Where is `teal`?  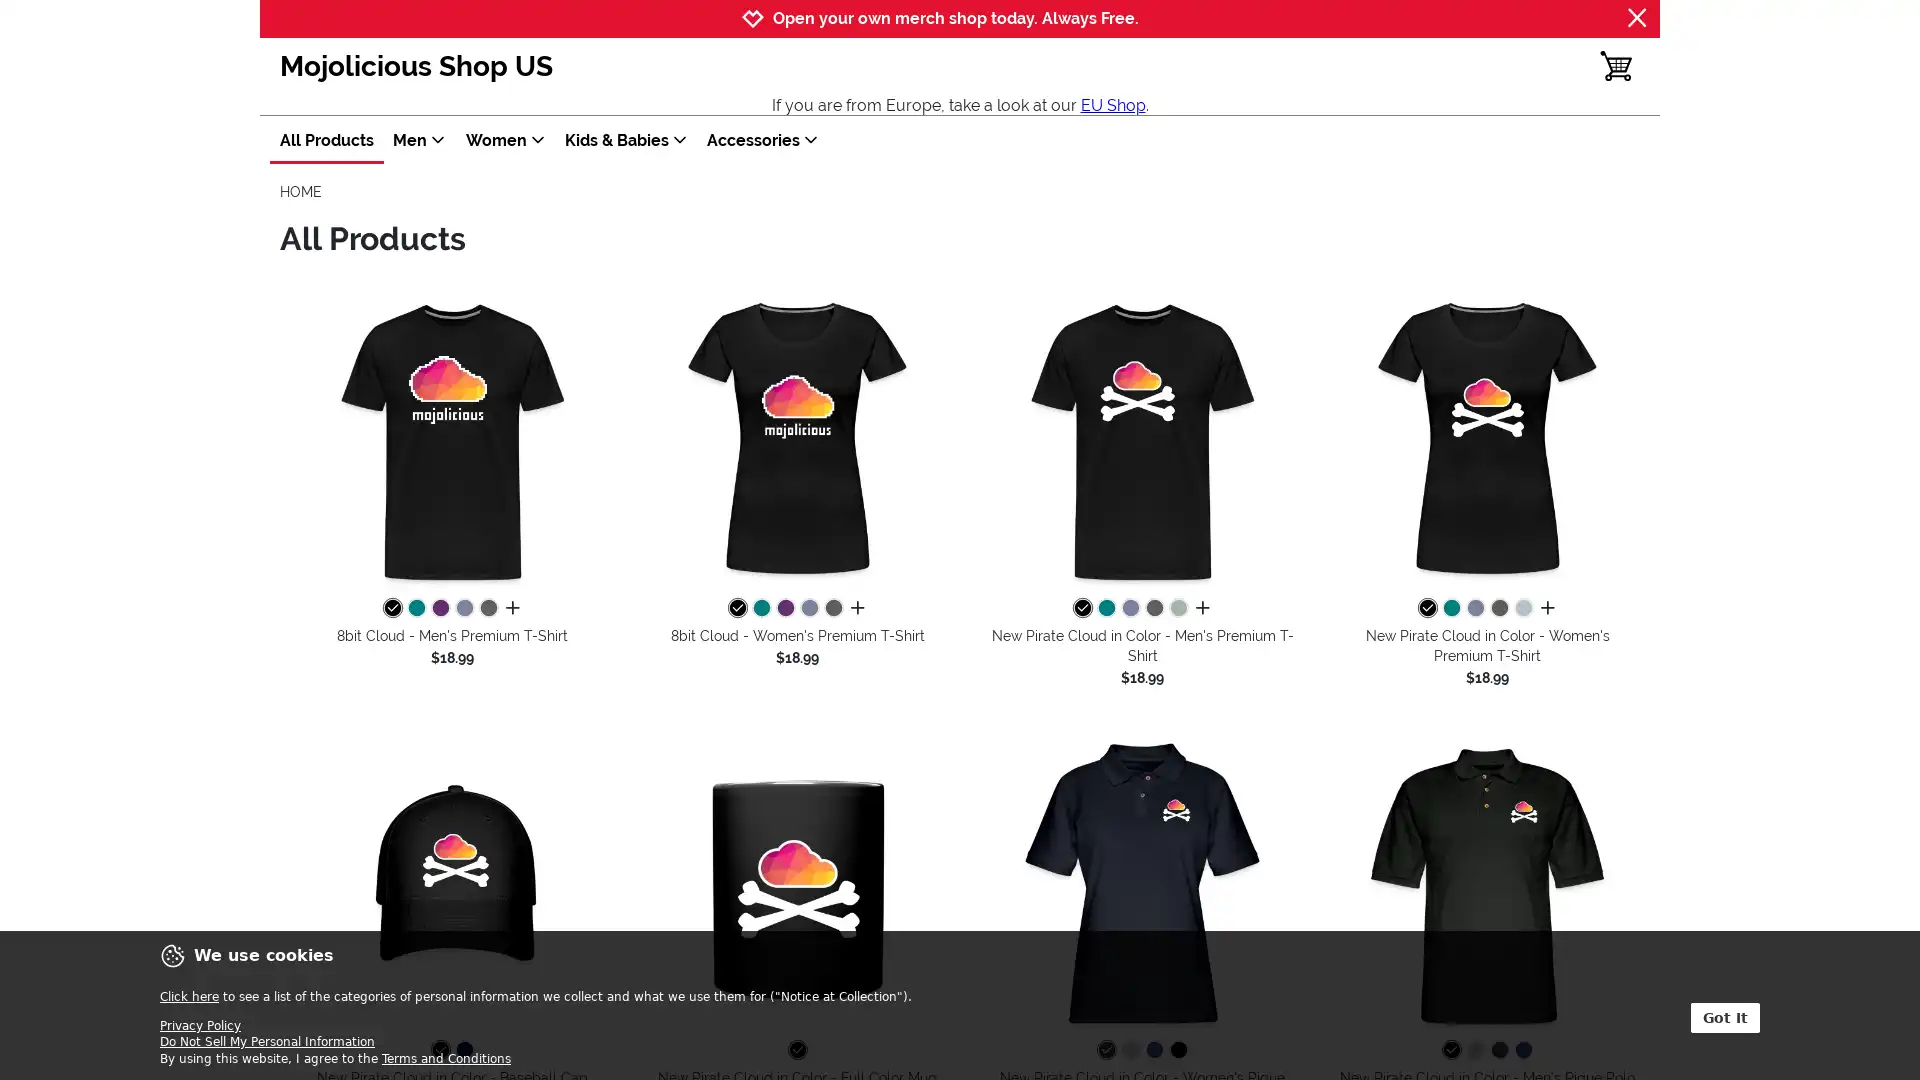
teal is located at coordinates (760, 608).